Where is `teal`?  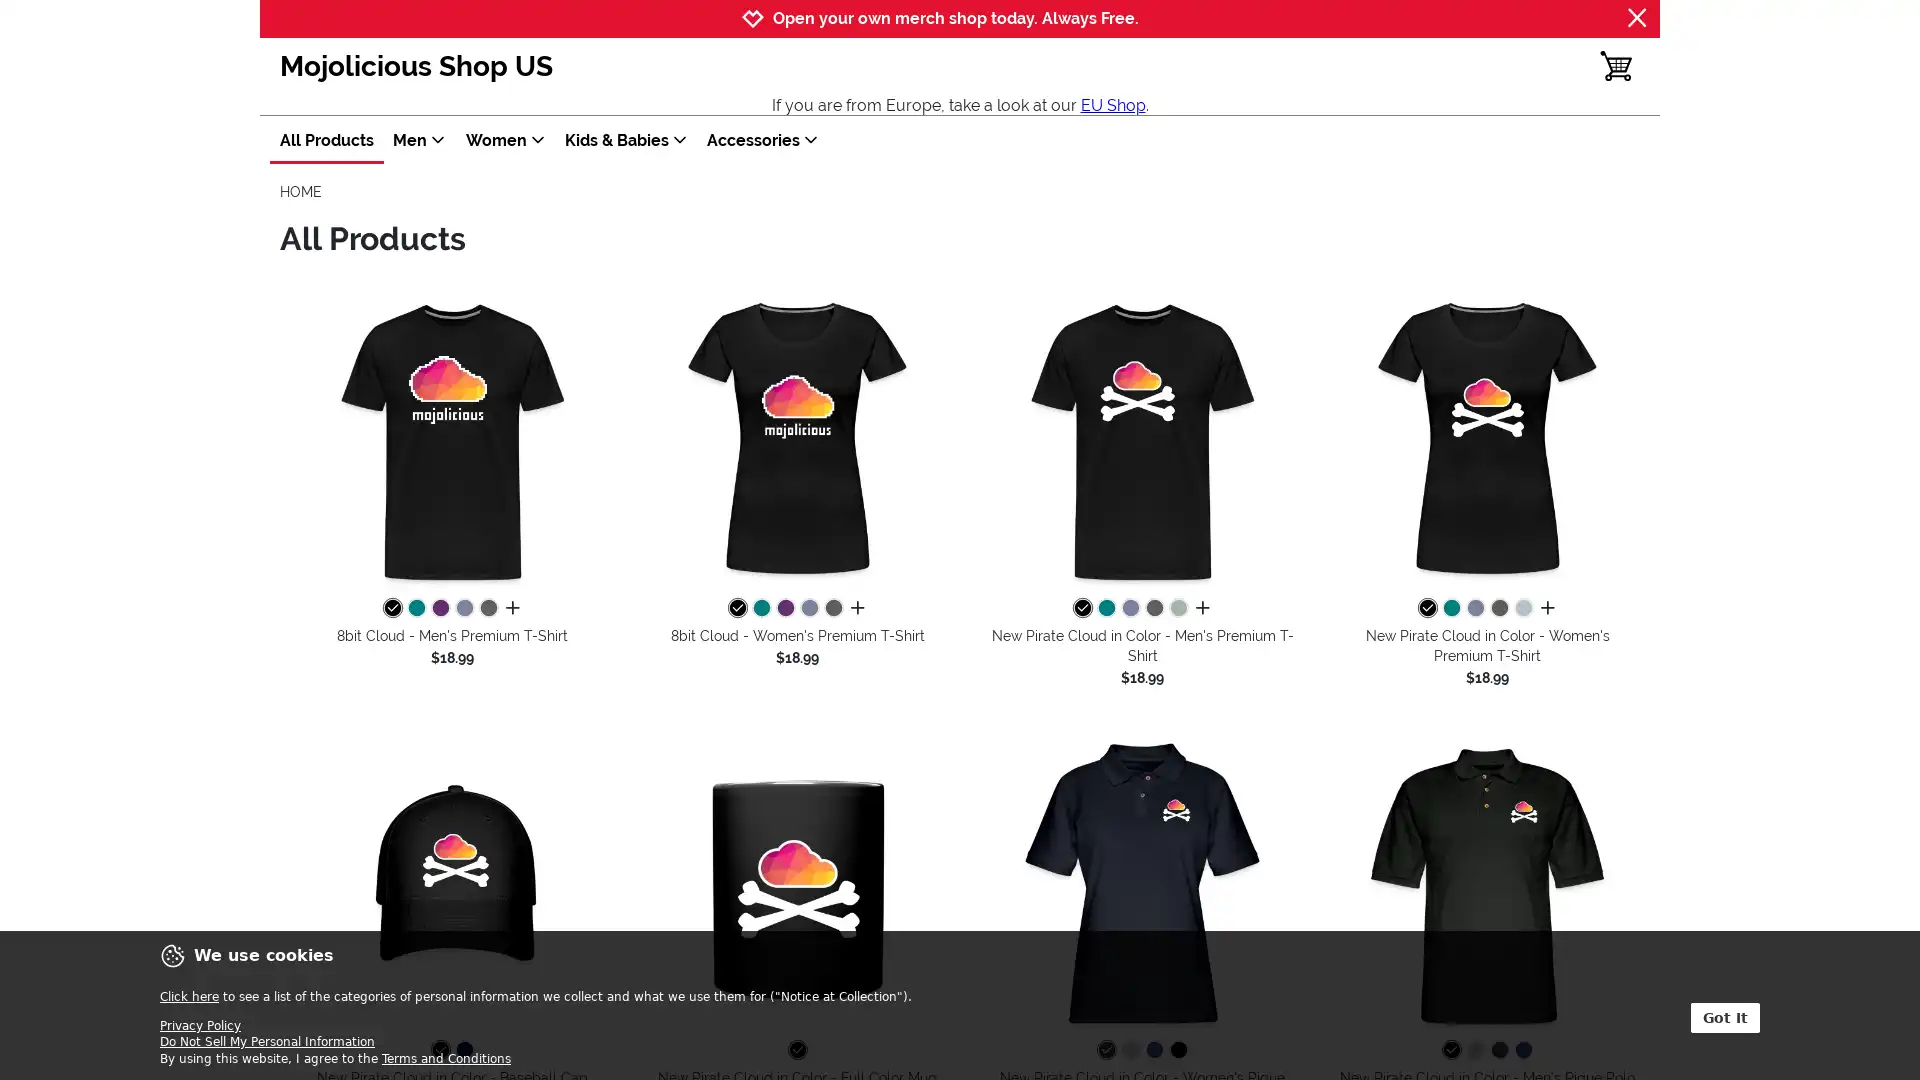
teal is located at coordinates (760, 608).